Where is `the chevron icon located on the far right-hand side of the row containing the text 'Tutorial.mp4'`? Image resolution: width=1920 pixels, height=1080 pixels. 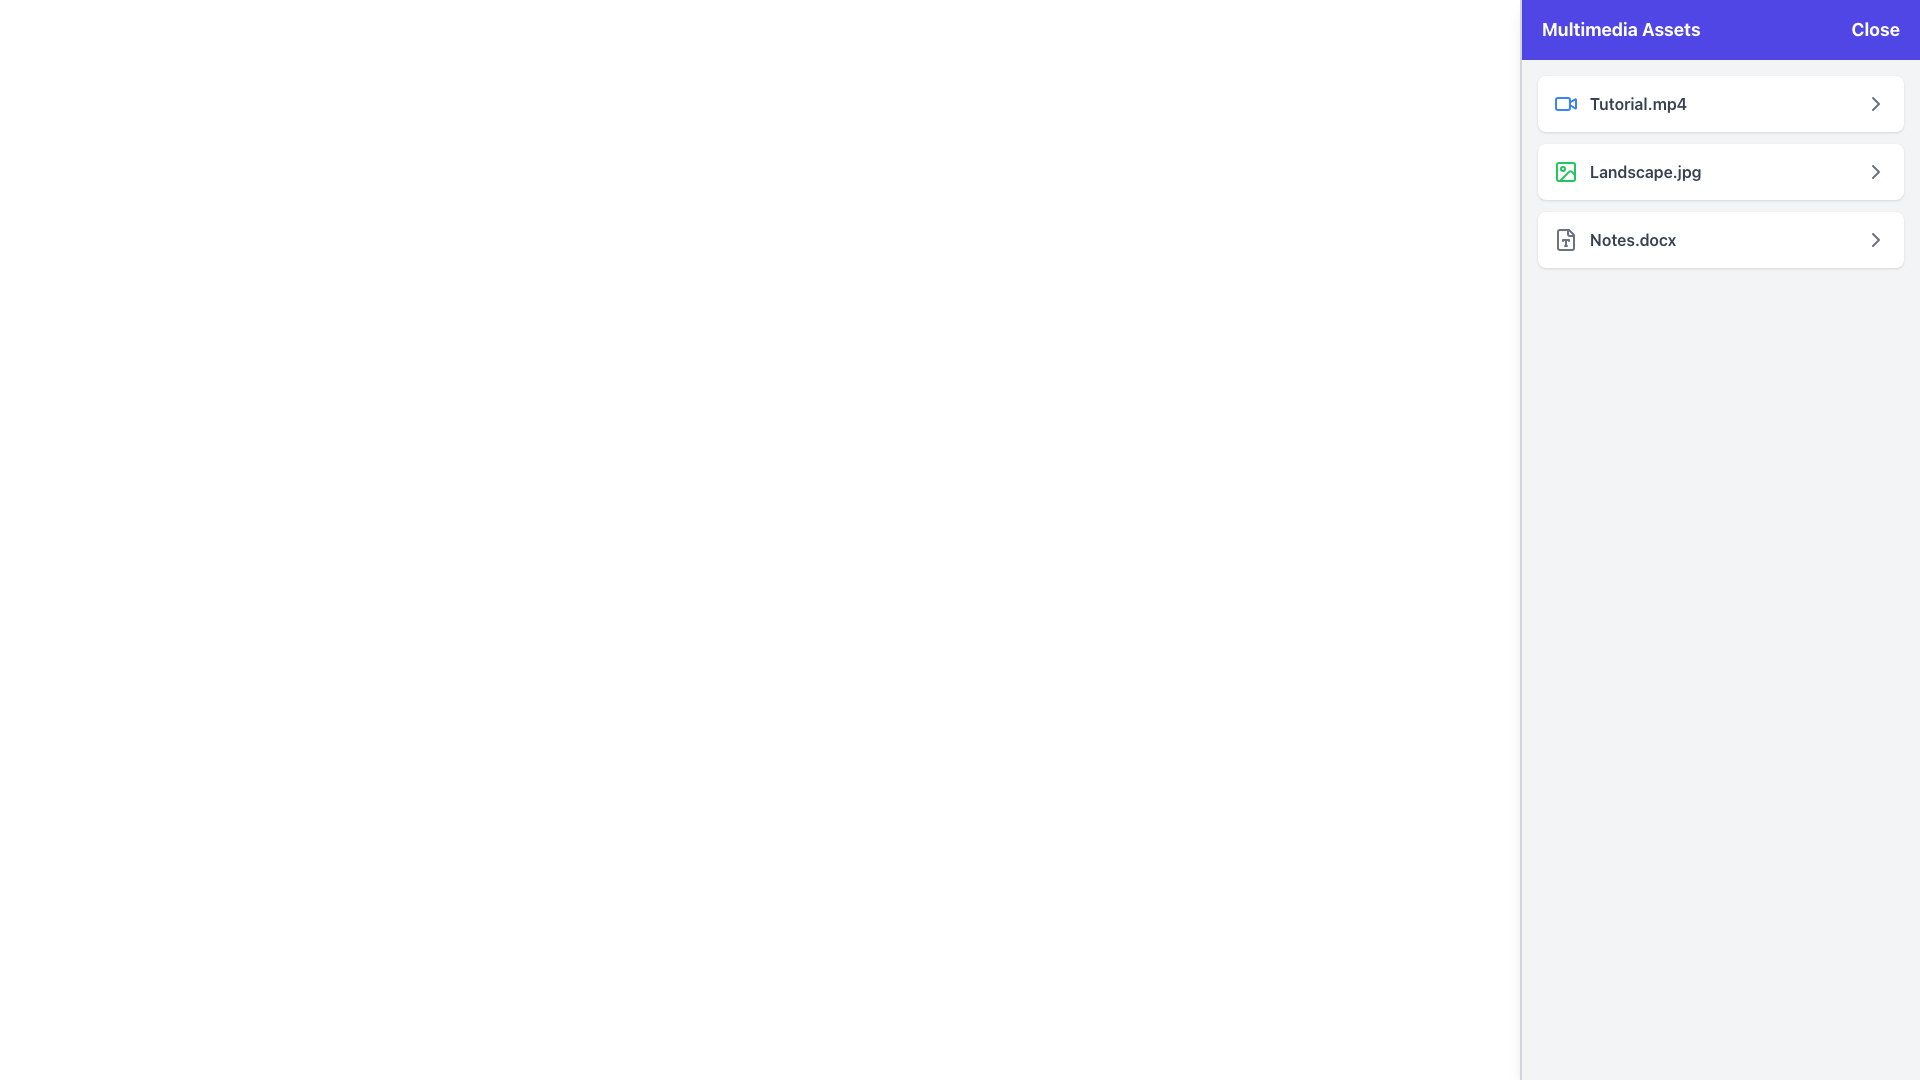
the chevron icon located on the far right-hand side of the row containing the text 'Tutorial.mp4' is located at coordinates (1875, 104).